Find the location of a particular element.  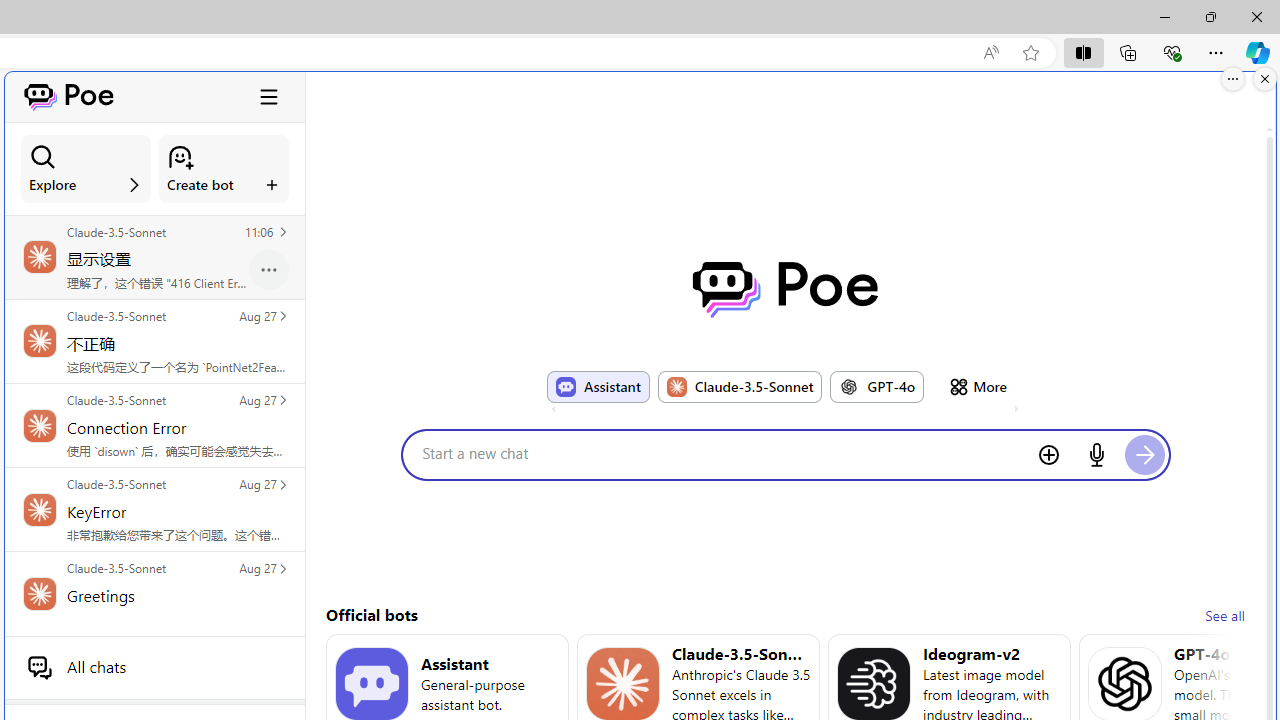

'Toggle sidebar collapse' is located at coordinates (268, 96).